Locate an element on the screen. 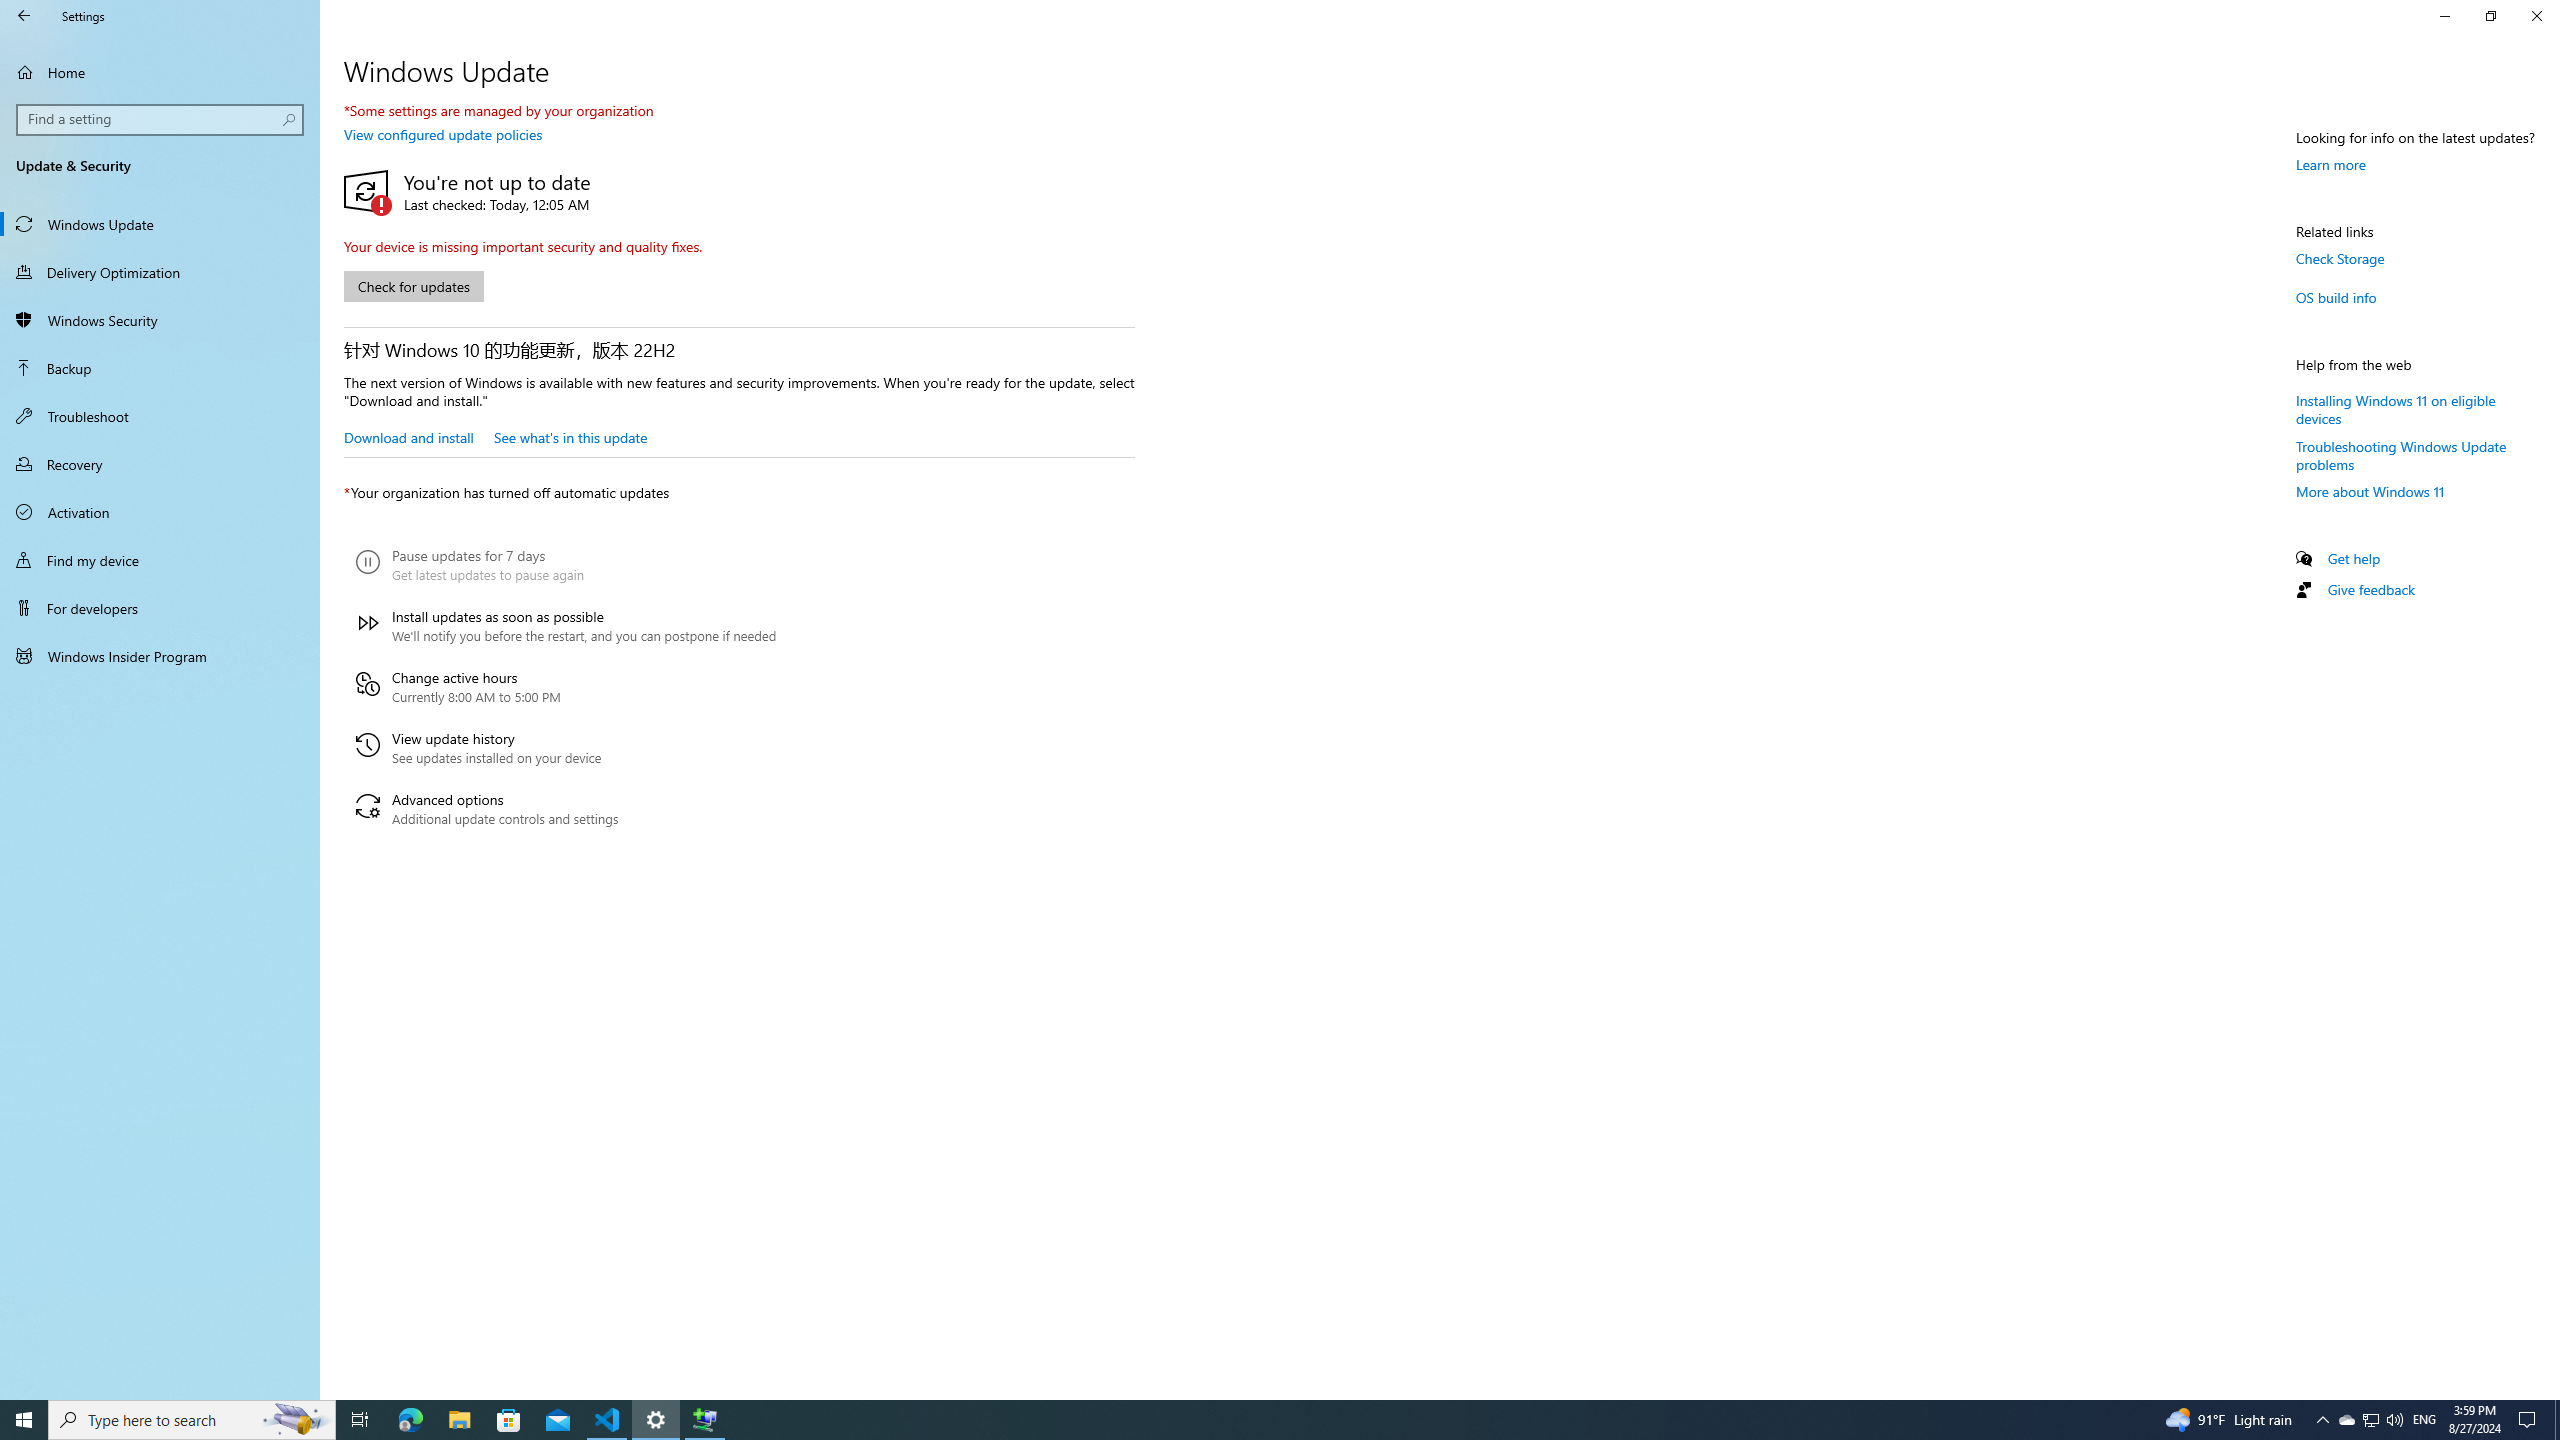  'Minimize Settings' is located at coordinates (2443, 15).